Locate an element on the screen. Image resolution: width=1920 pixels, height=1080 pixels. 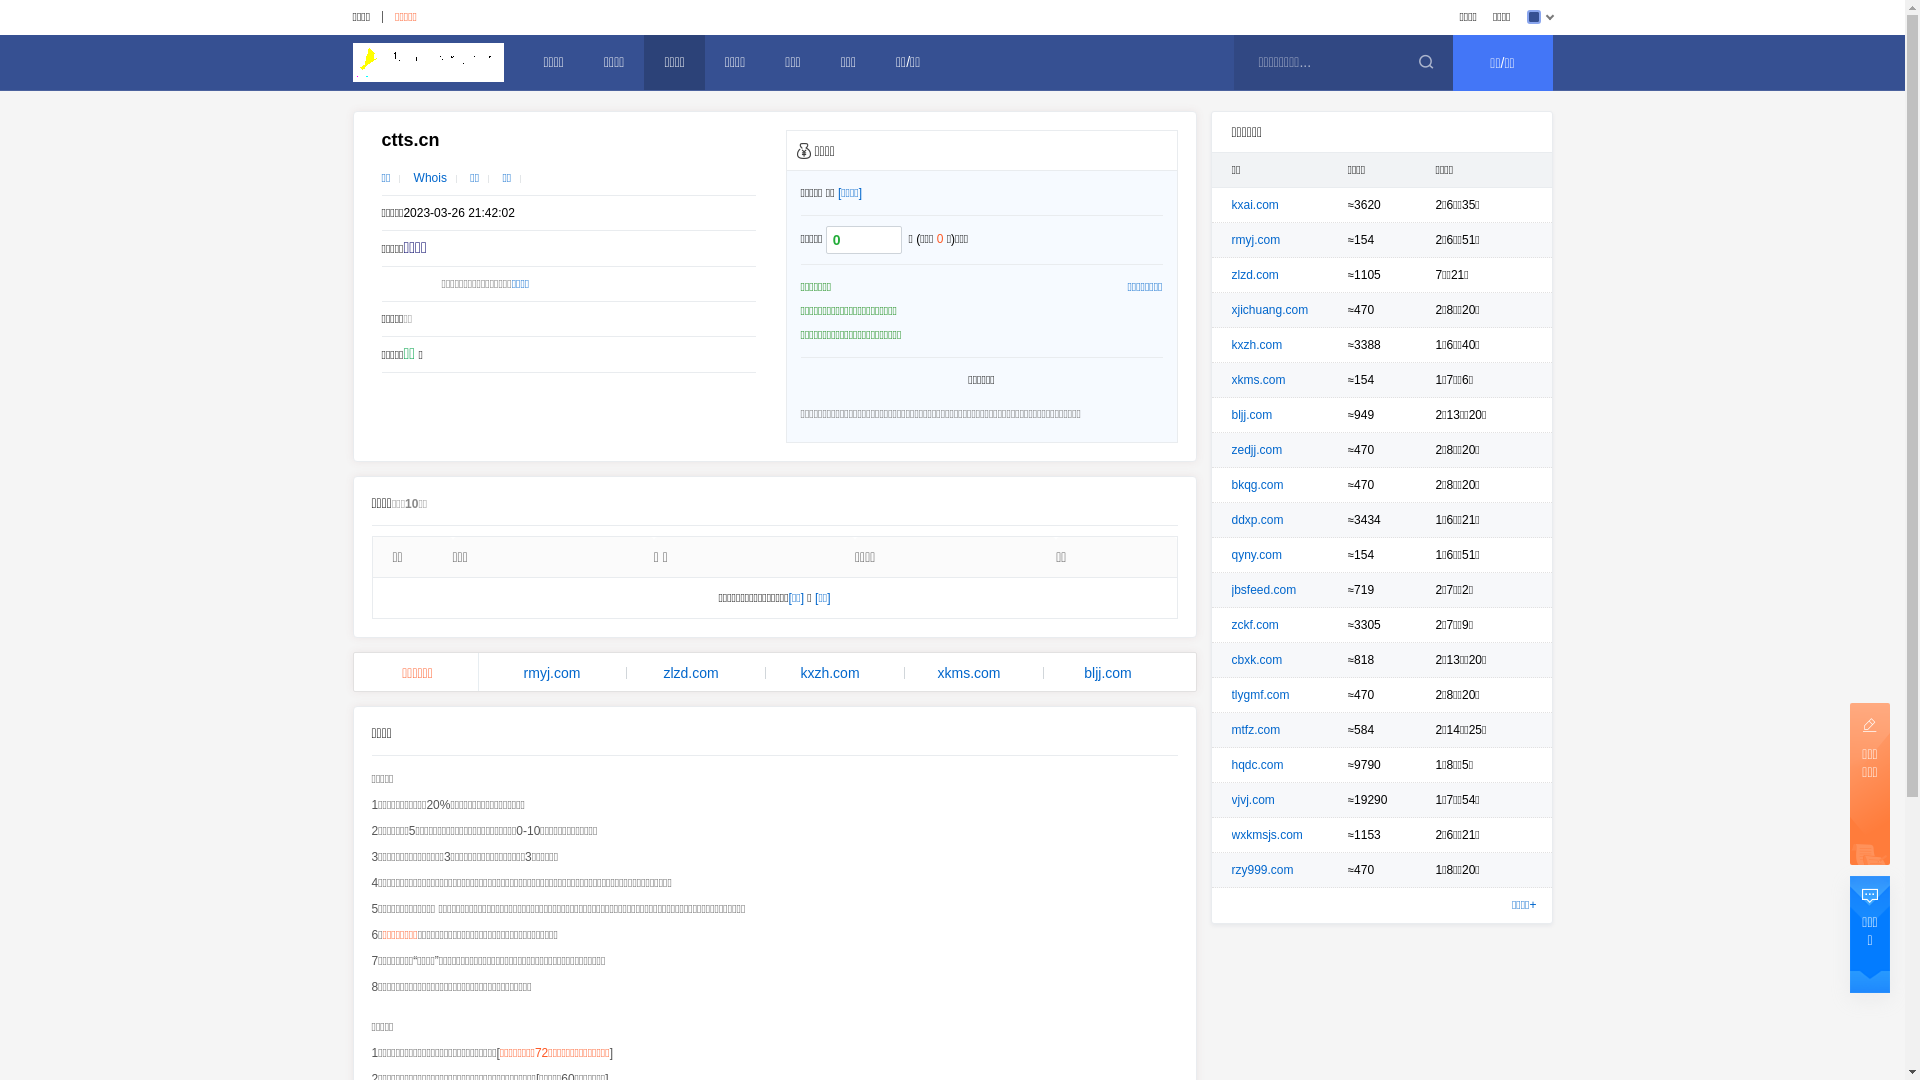
'wxkmsjs.com' is located at coordinates (1266, 834).